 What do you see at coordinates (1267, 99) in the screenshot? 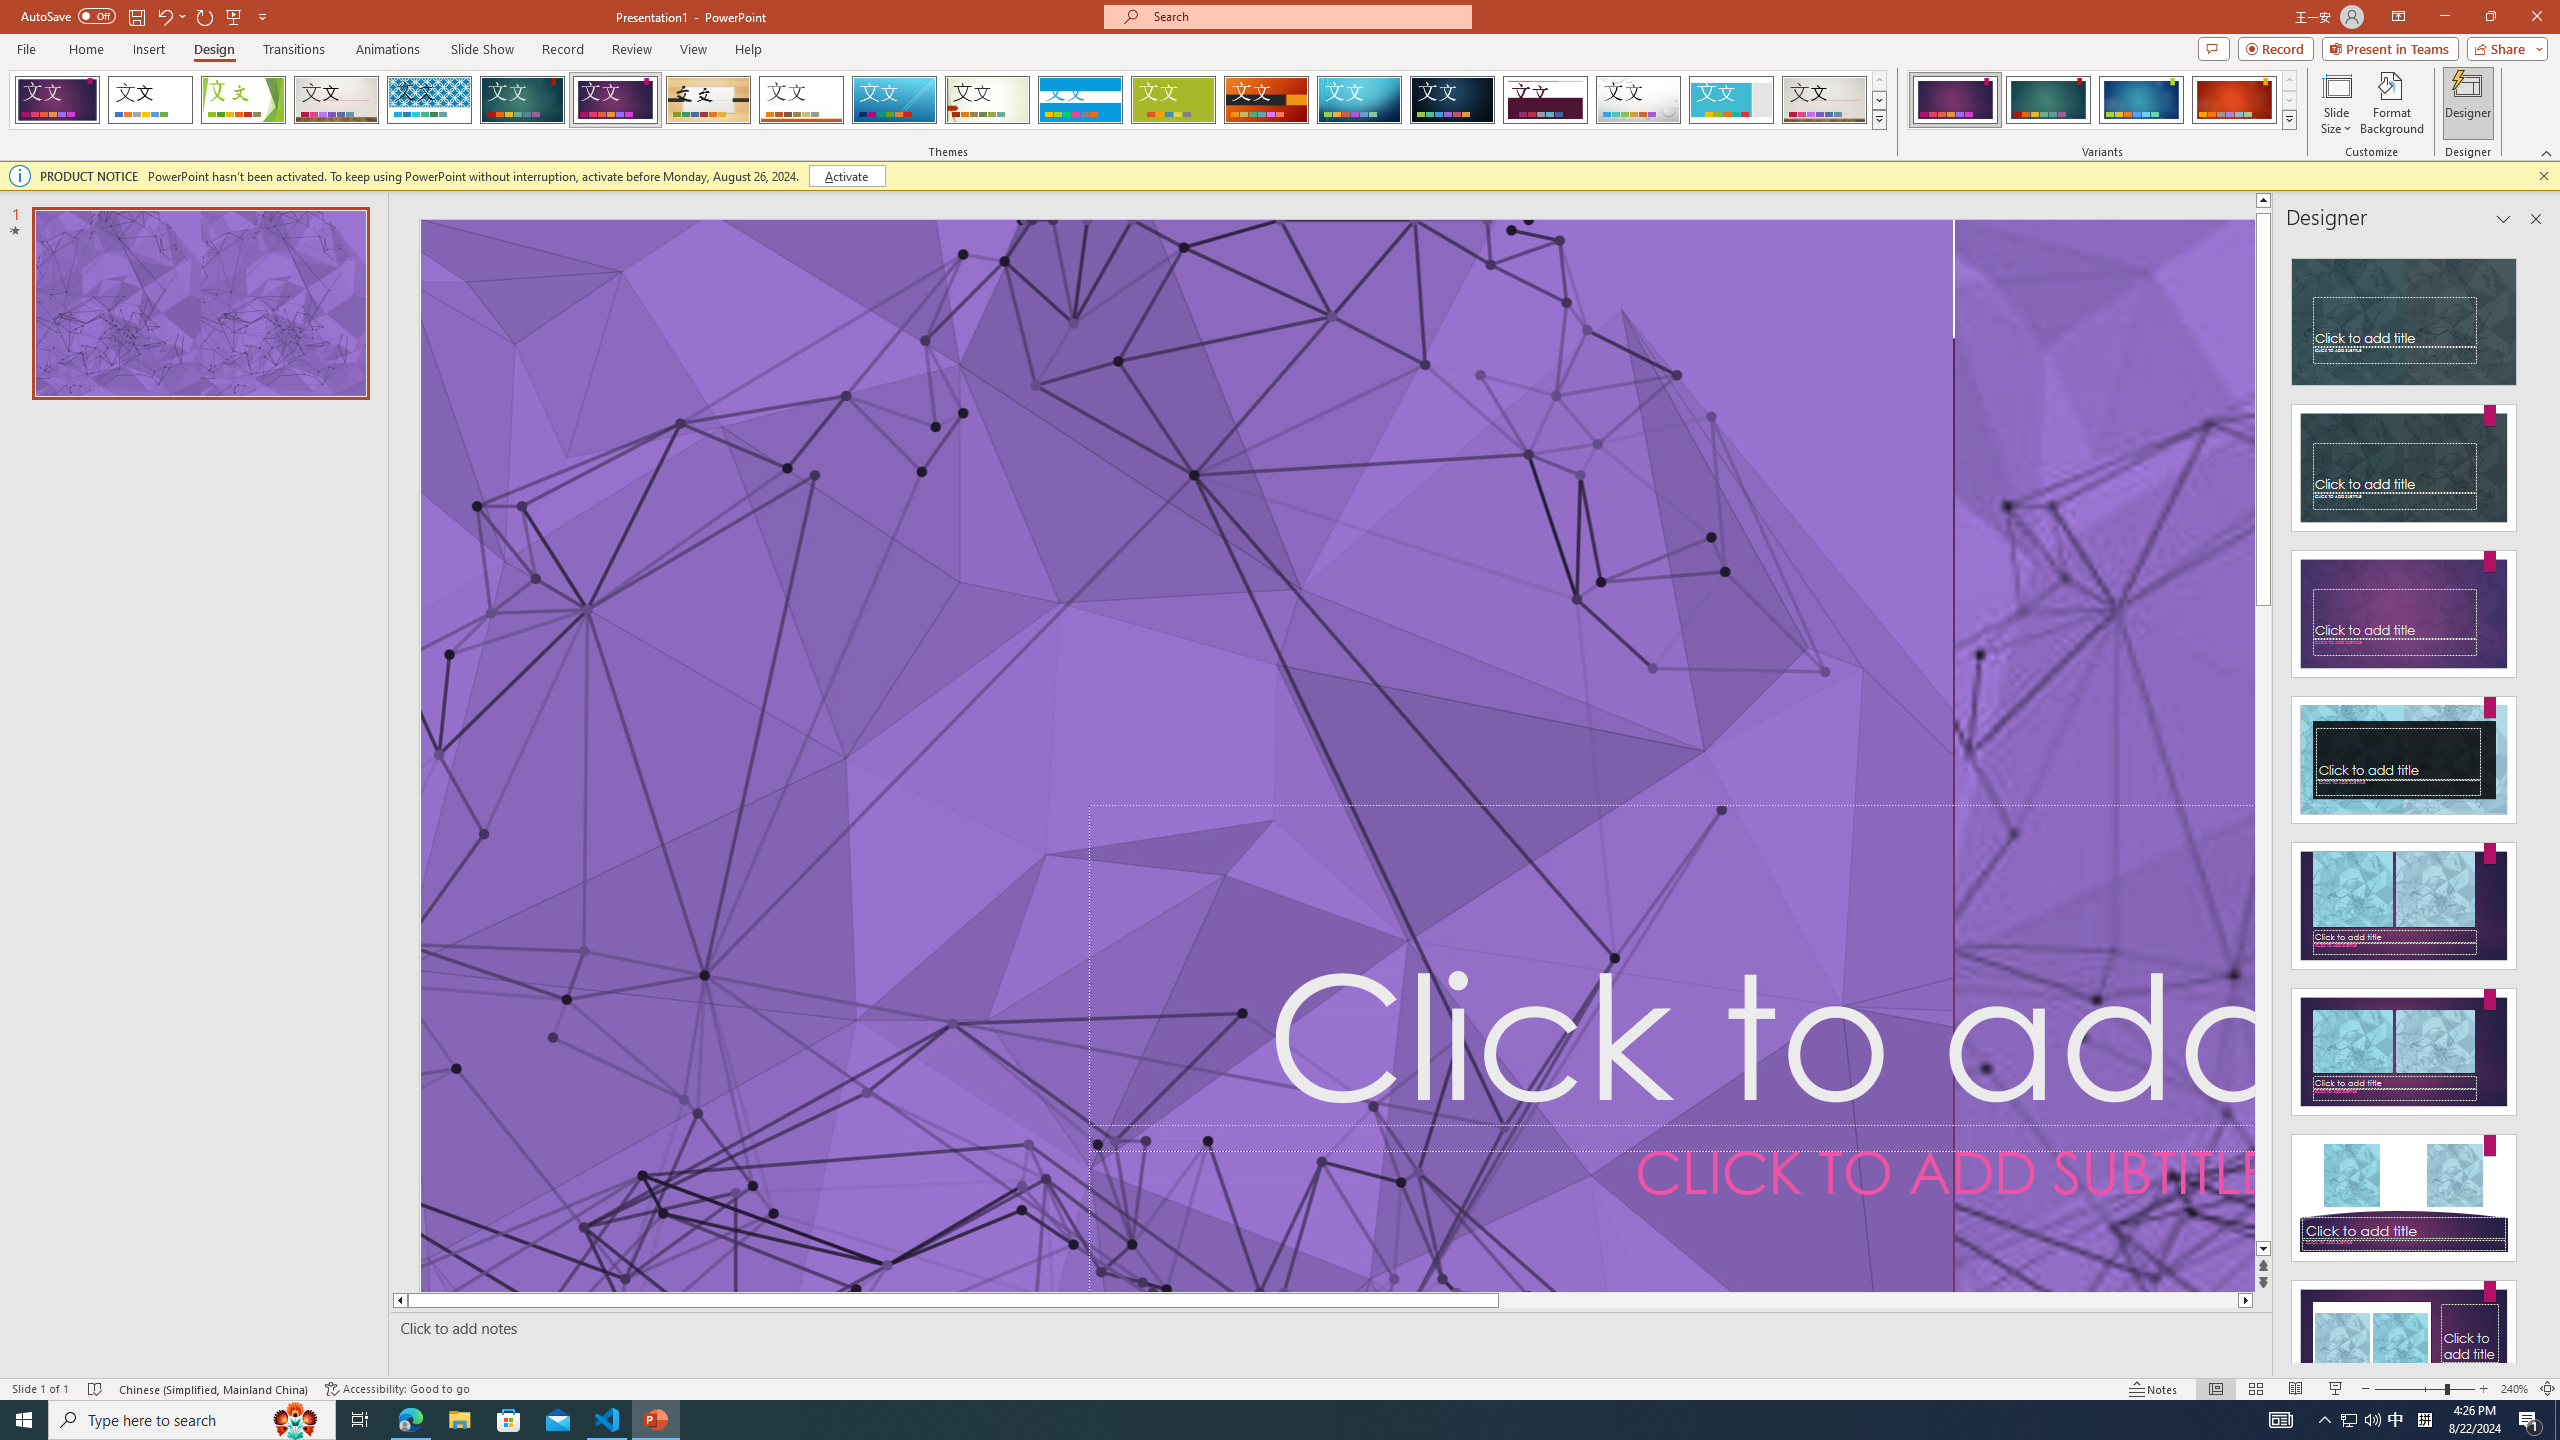
I see `'Berlin'` at bounding box center [1267, 99].